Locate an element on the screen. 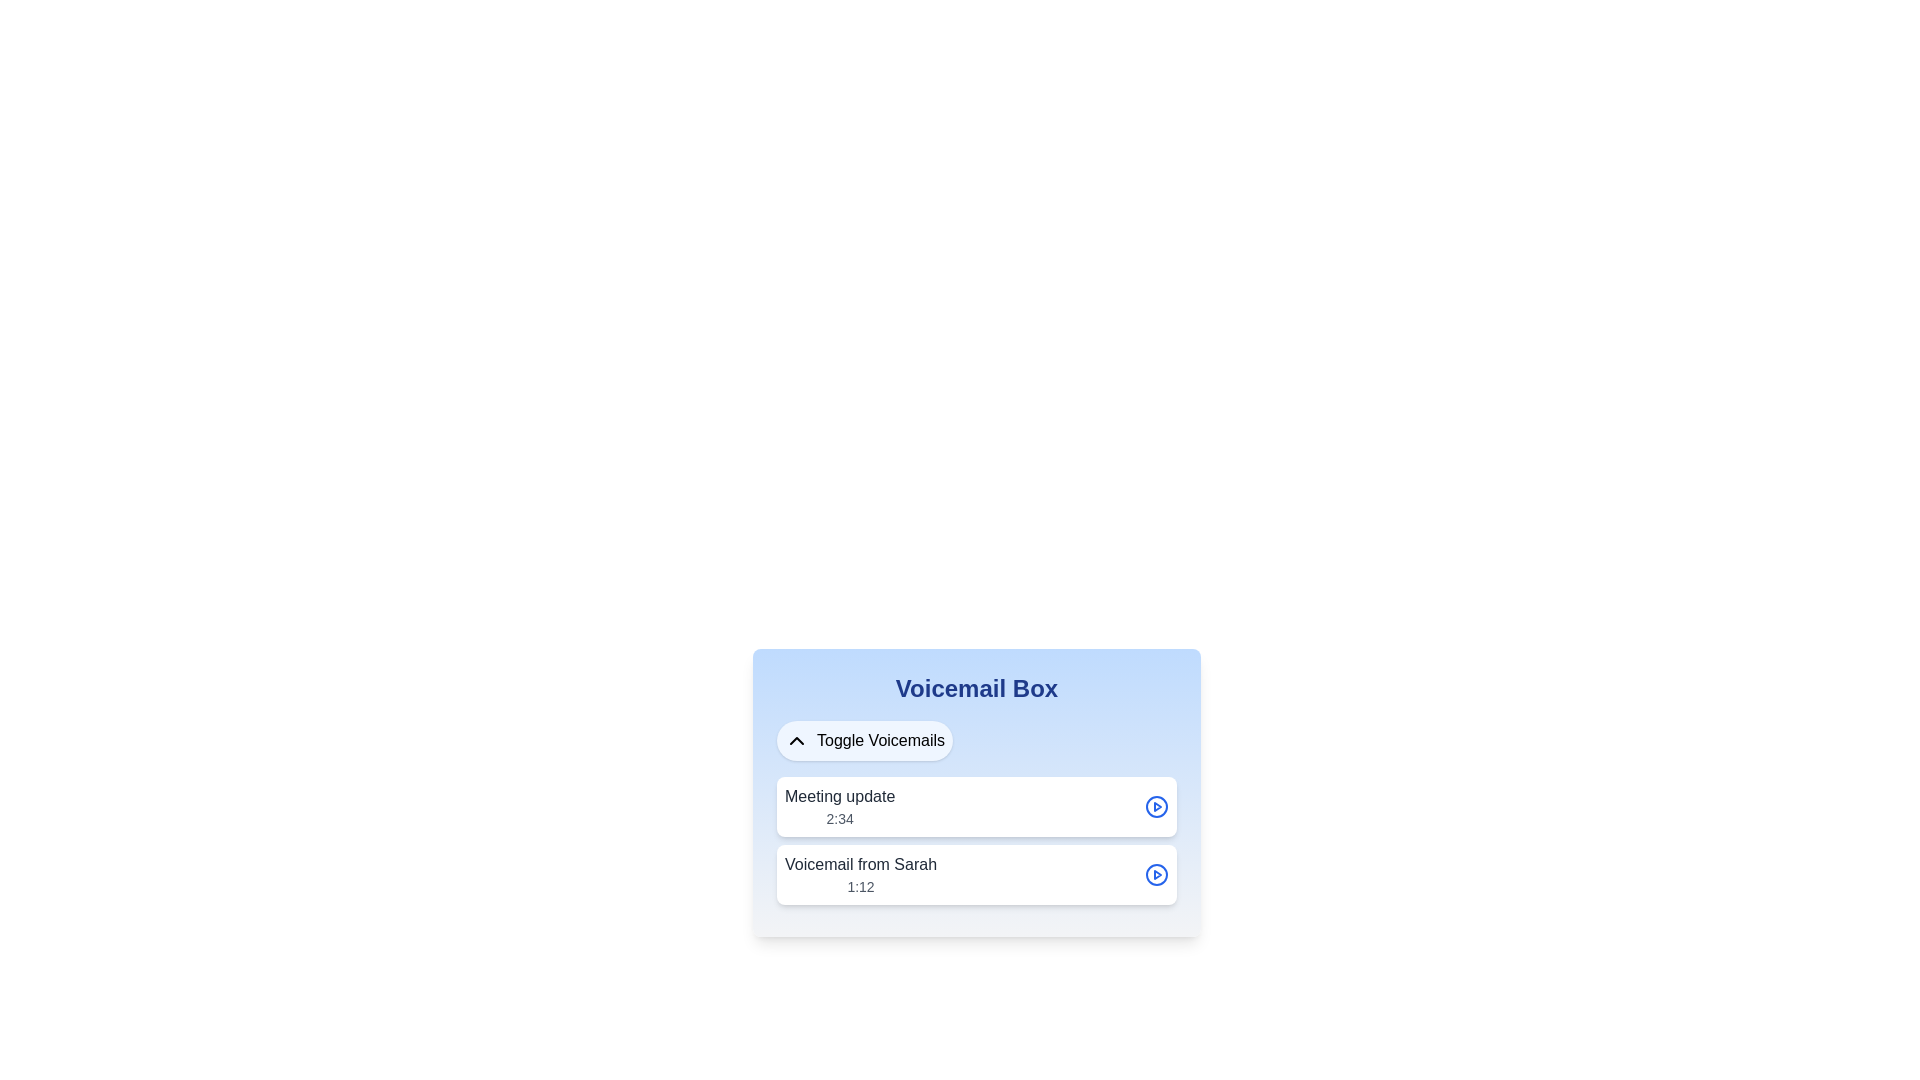  the 'Toggle Voicemails' button with a light blue background and upward-pointing arrow icon is located at coordinates (864, 740).